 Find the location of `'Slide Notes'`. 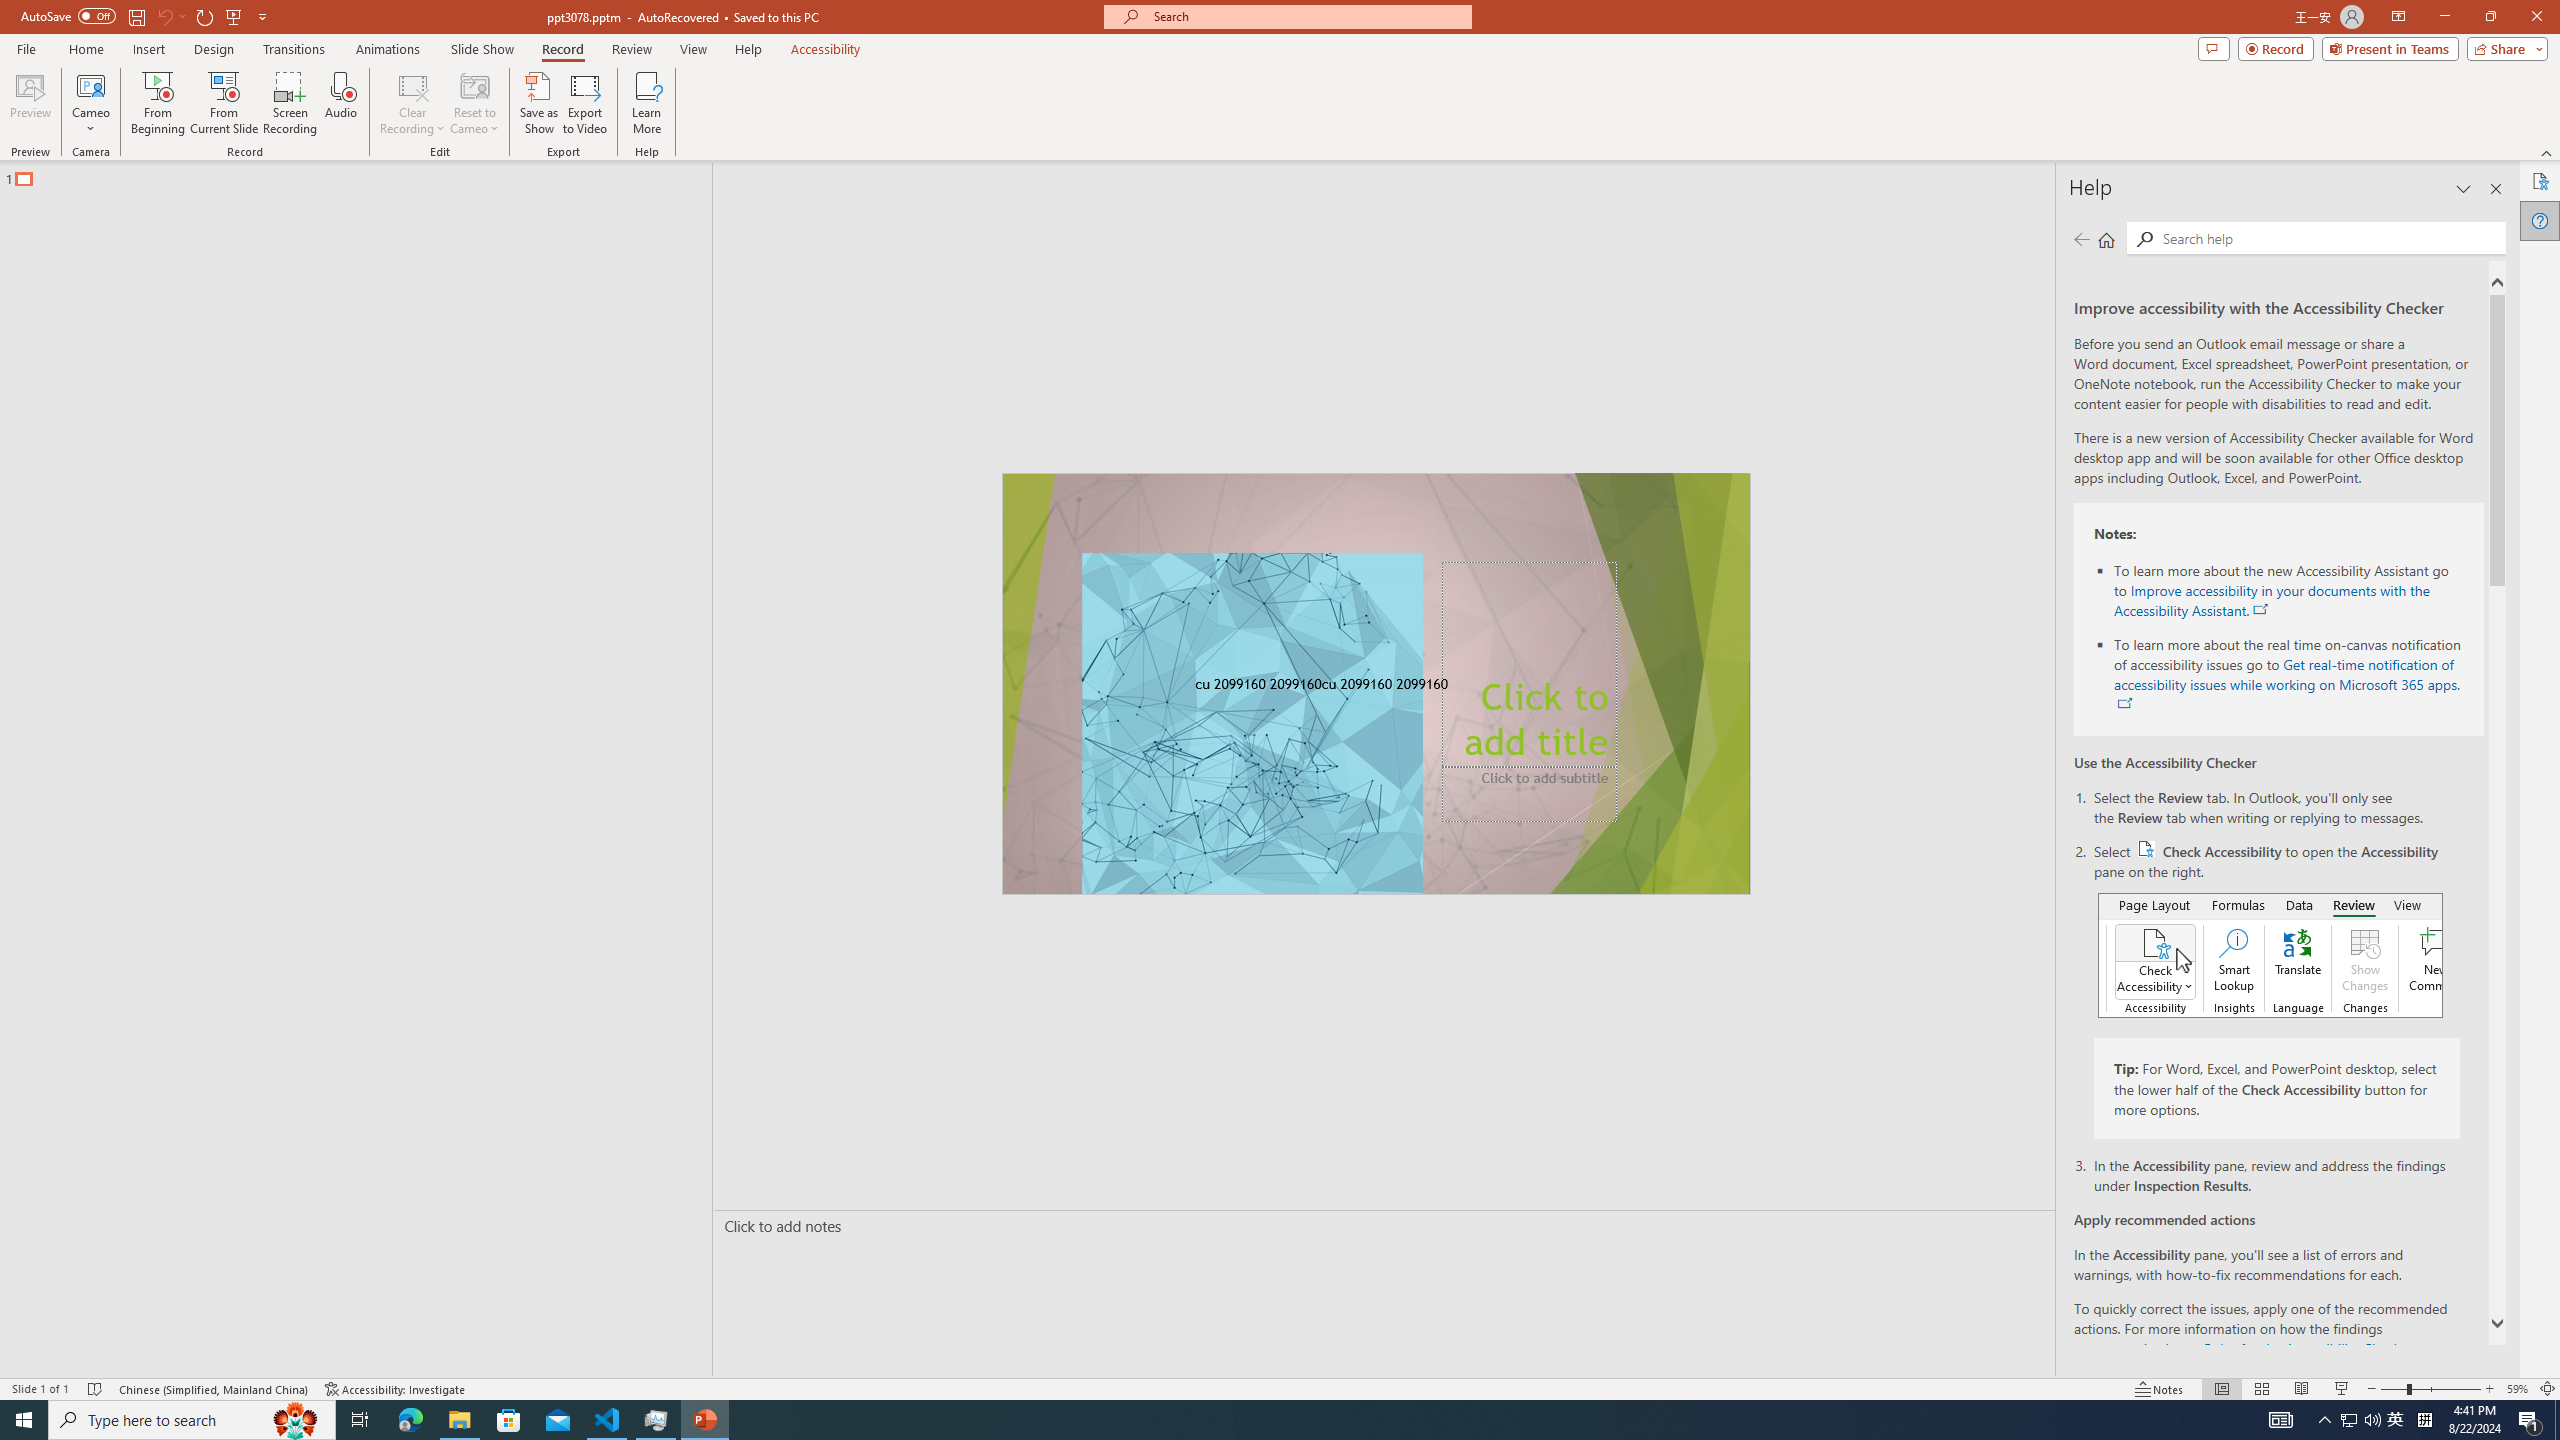

'Slide Notes' is located at coordinates (1381, 1225).